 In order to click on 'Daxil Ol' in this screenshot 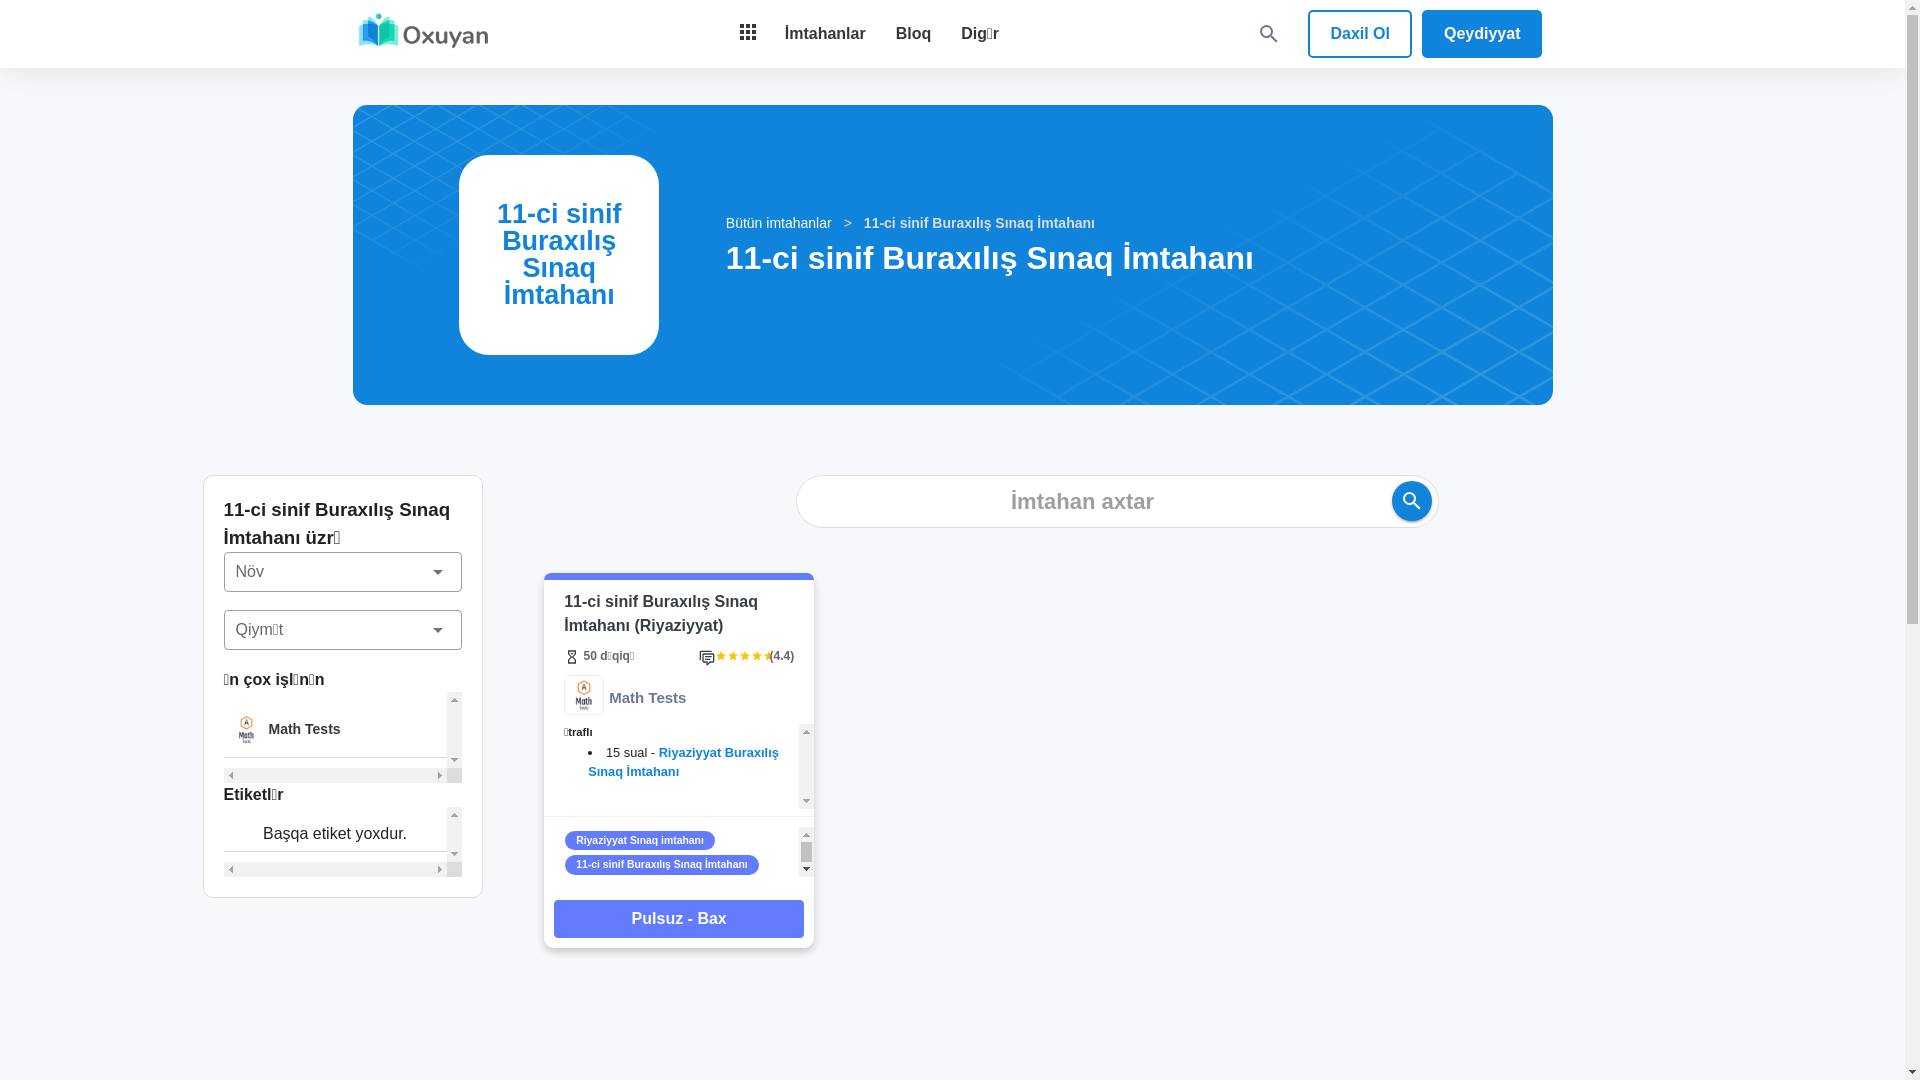, I will do `click(1308, 34)`.